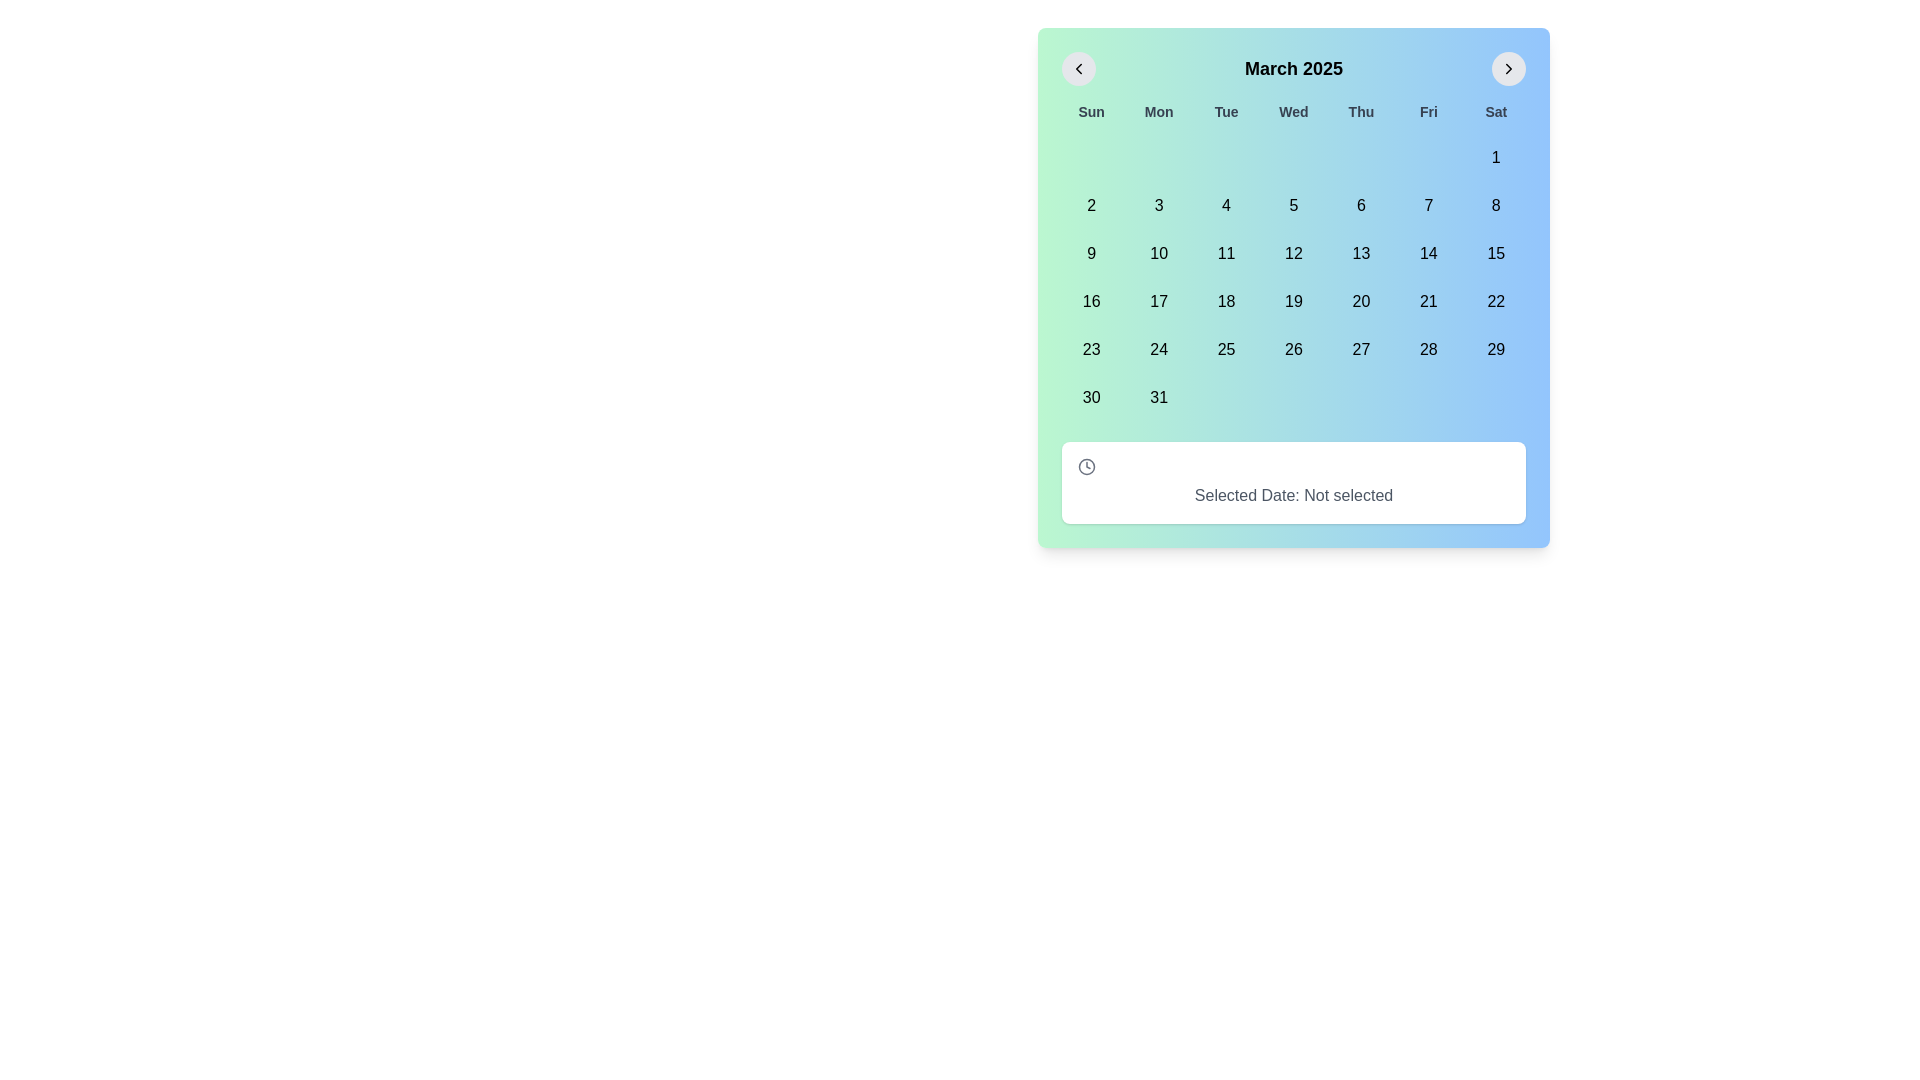 The height and width of the screenshot is (1080, 1920). I want to click on the clickable date selector button for the date '25' in the calendar interface, so click(1225, 349).